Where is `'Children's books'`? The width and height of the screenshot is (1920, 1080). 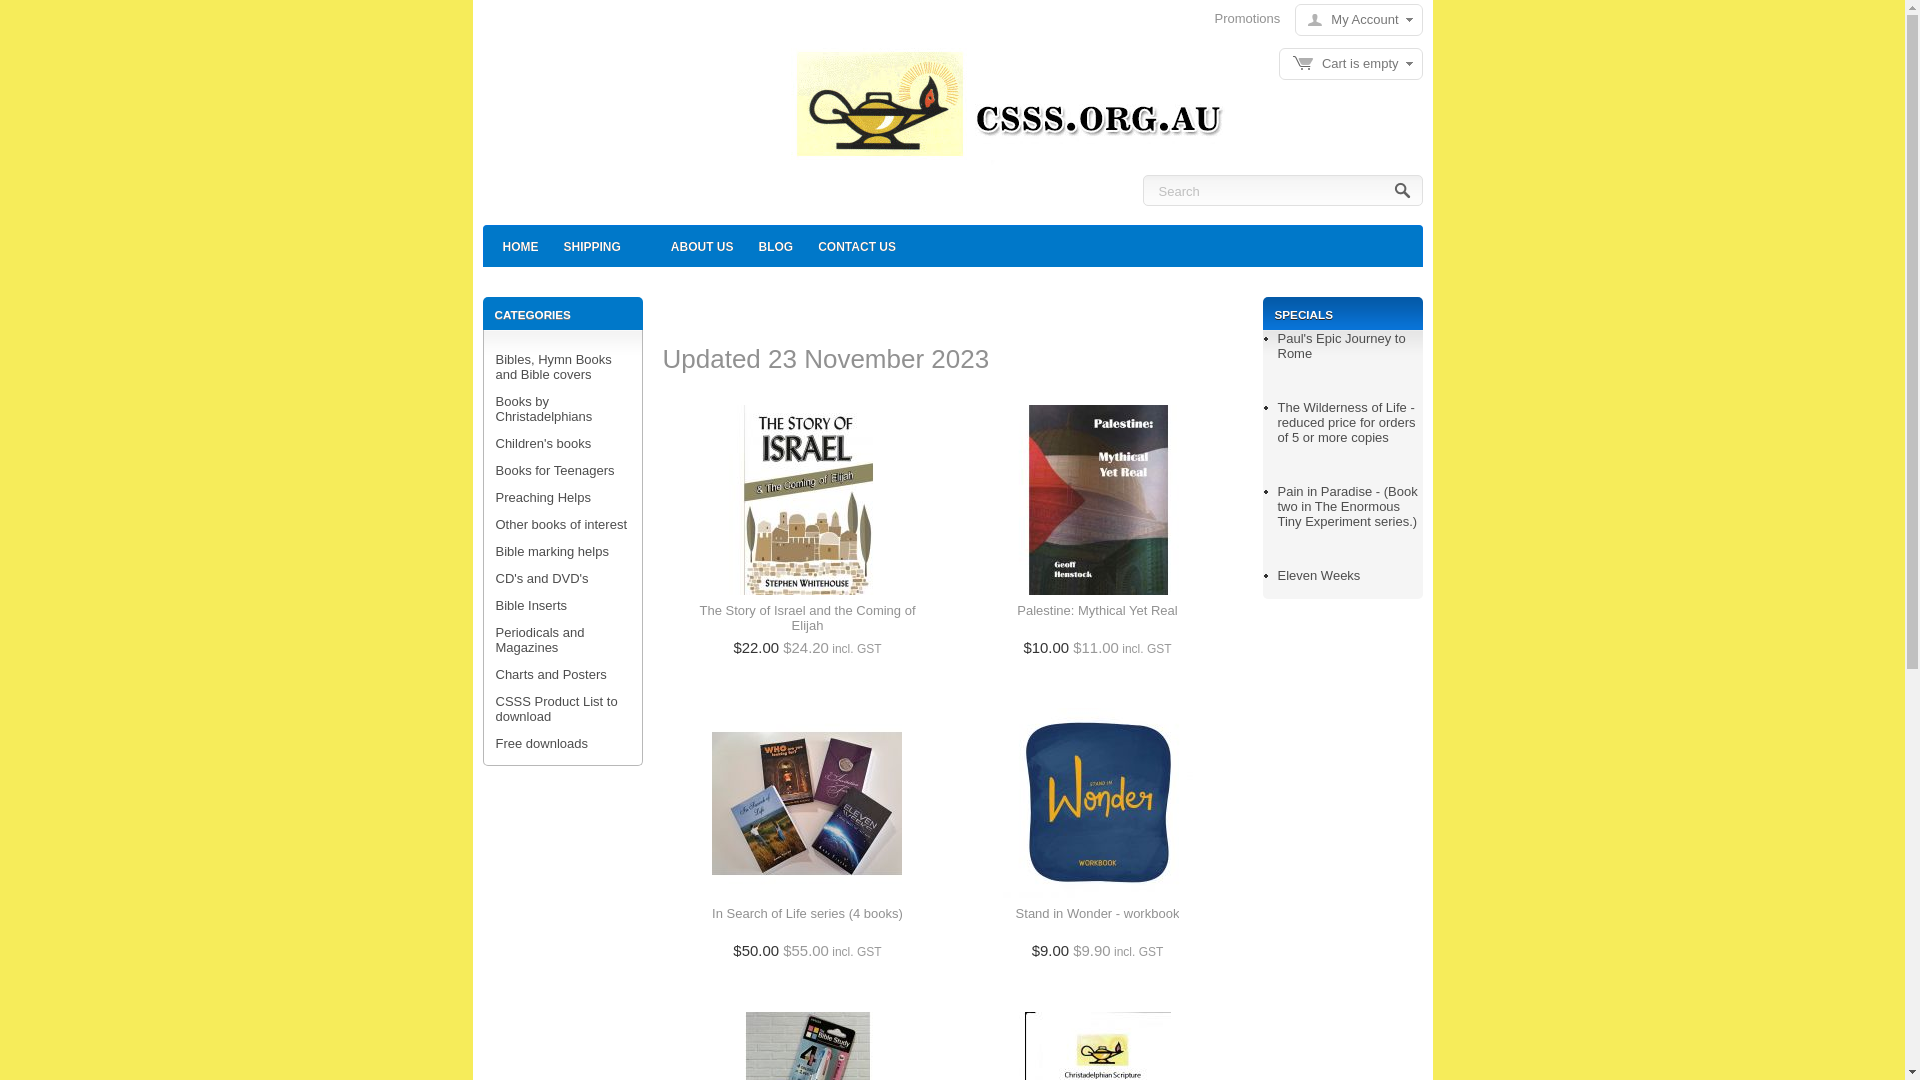
'Children's books' is located at coordinates (495, 442).